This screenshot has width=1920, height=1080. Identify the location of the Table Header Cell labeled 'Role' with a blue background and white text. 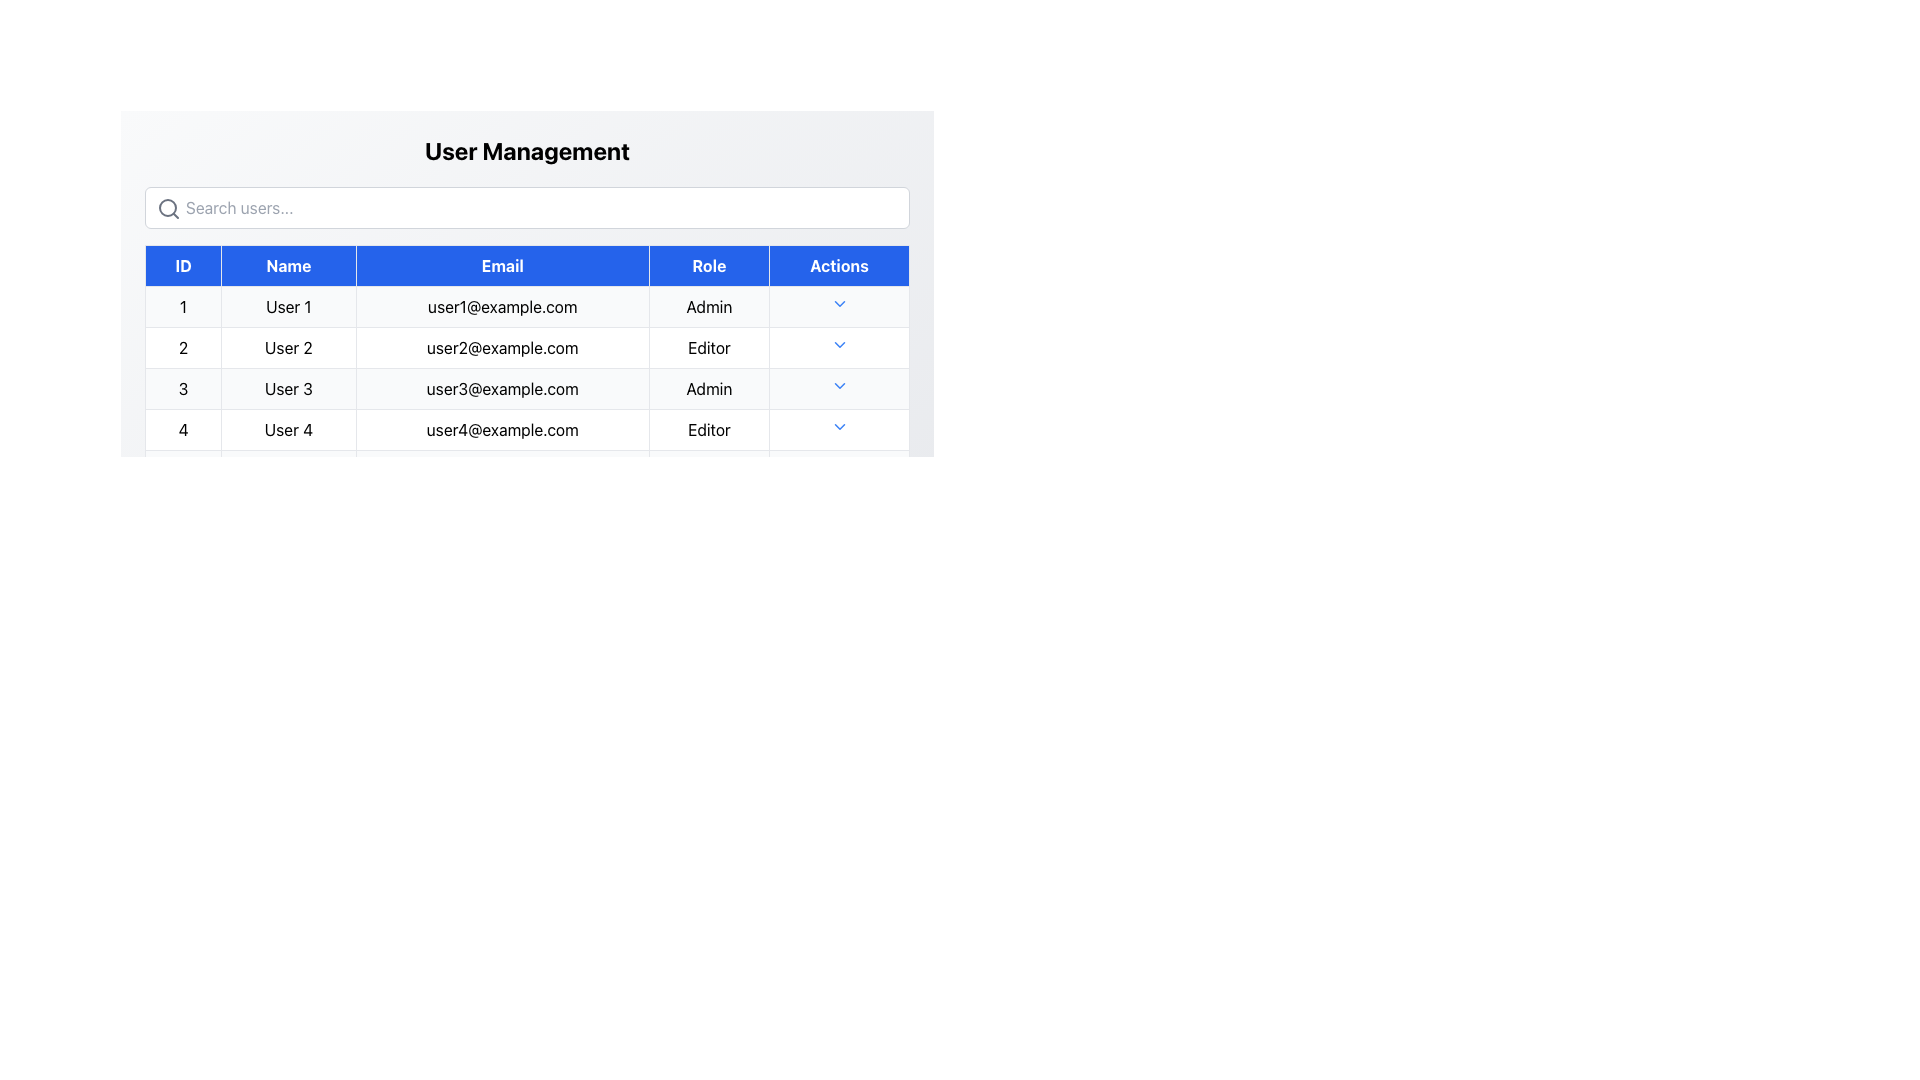
(709, 265).